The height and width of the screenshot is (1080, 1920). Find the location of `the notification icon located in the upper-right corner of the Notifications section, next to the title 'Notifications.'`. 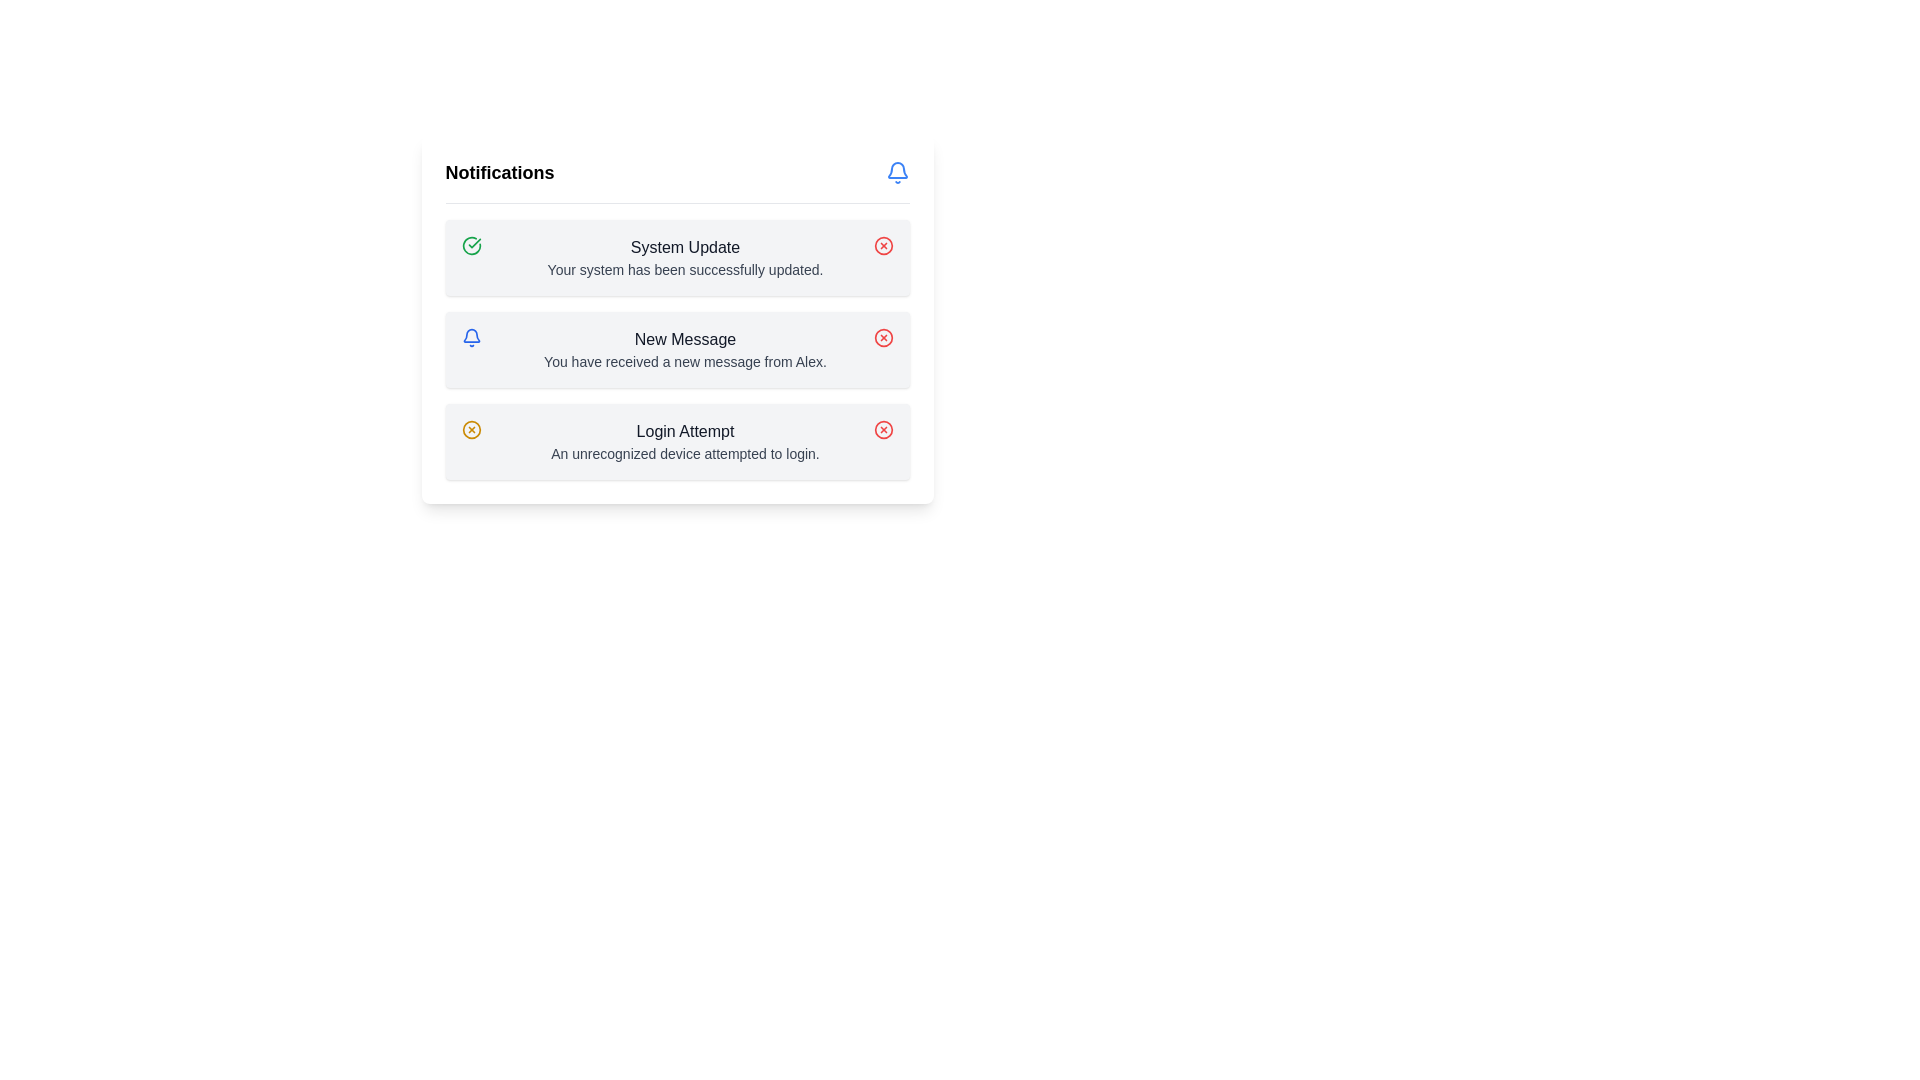

the notification icon located in the upper-right corner of the Notifications section, next to the title 'Notifications.' is located at coordinates (896, 172).